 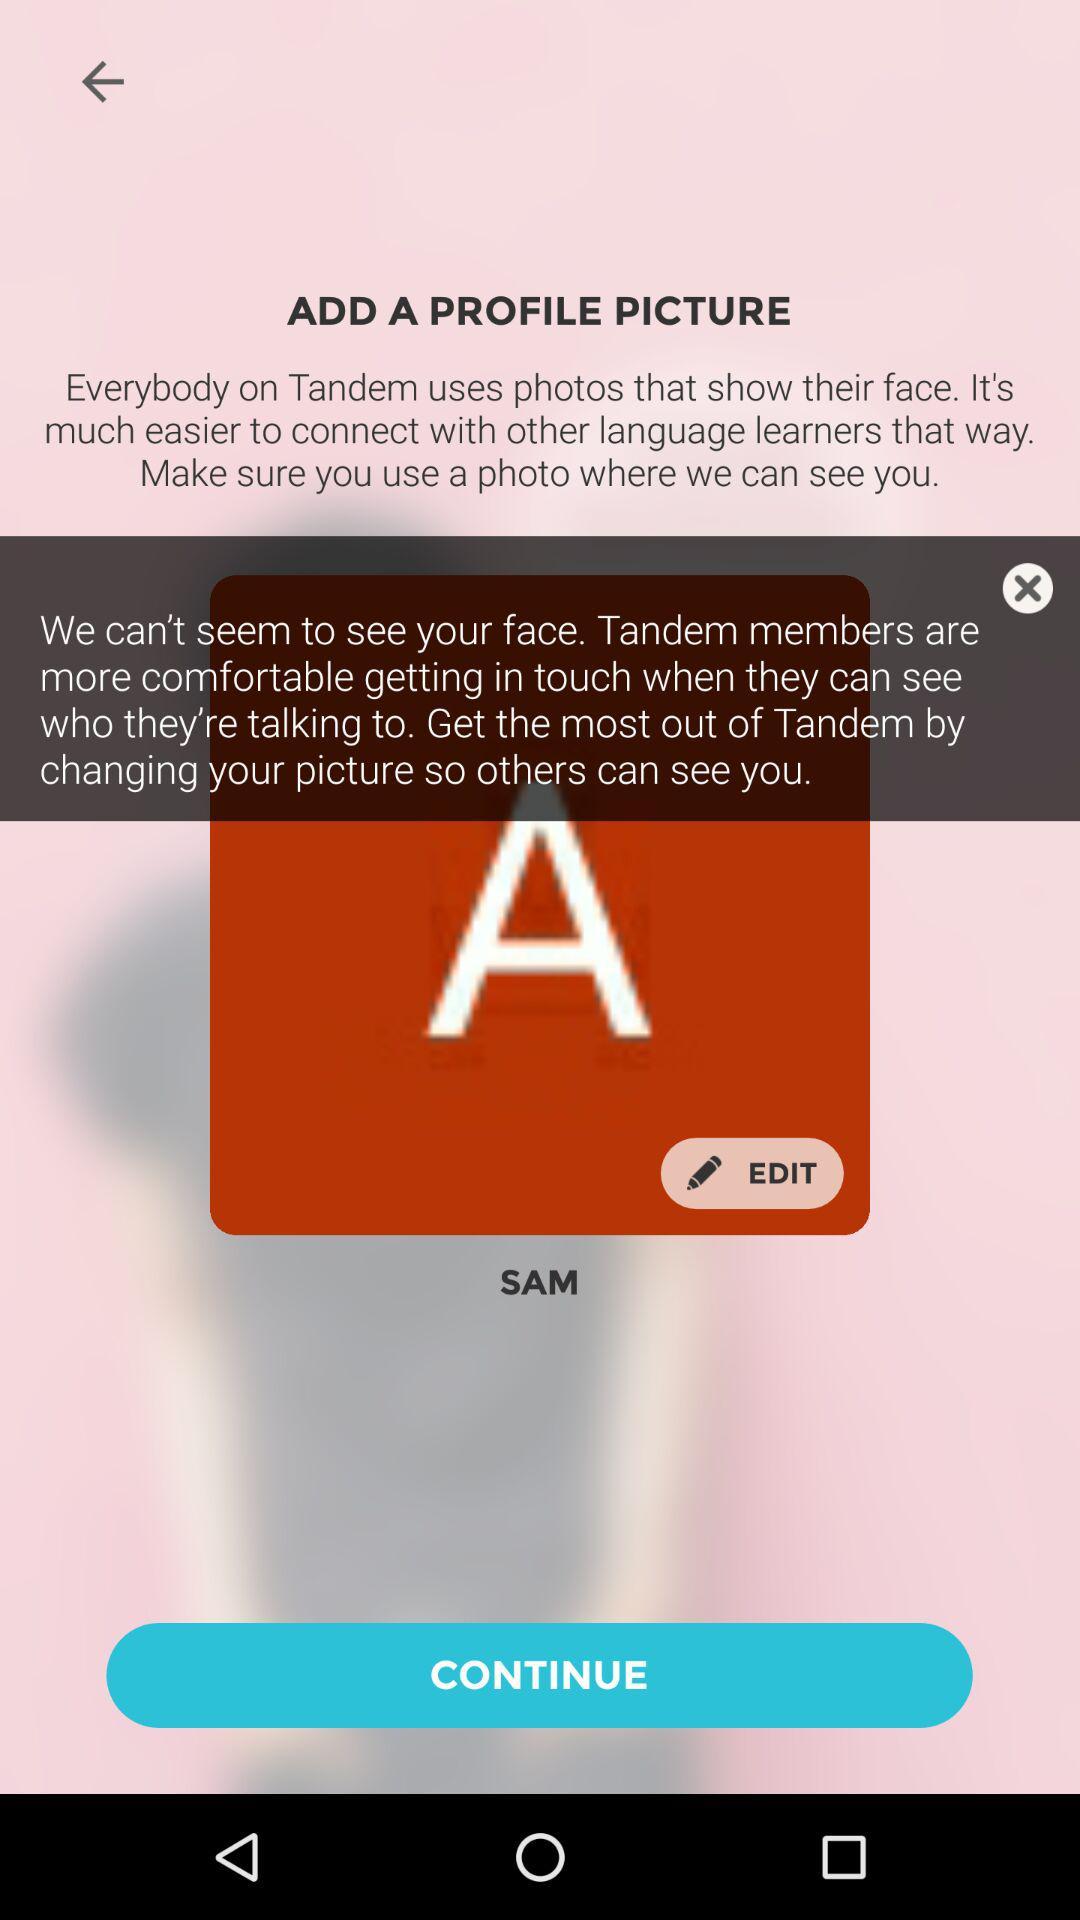 I want to click on the close icon, so click(x=1027, y=587).